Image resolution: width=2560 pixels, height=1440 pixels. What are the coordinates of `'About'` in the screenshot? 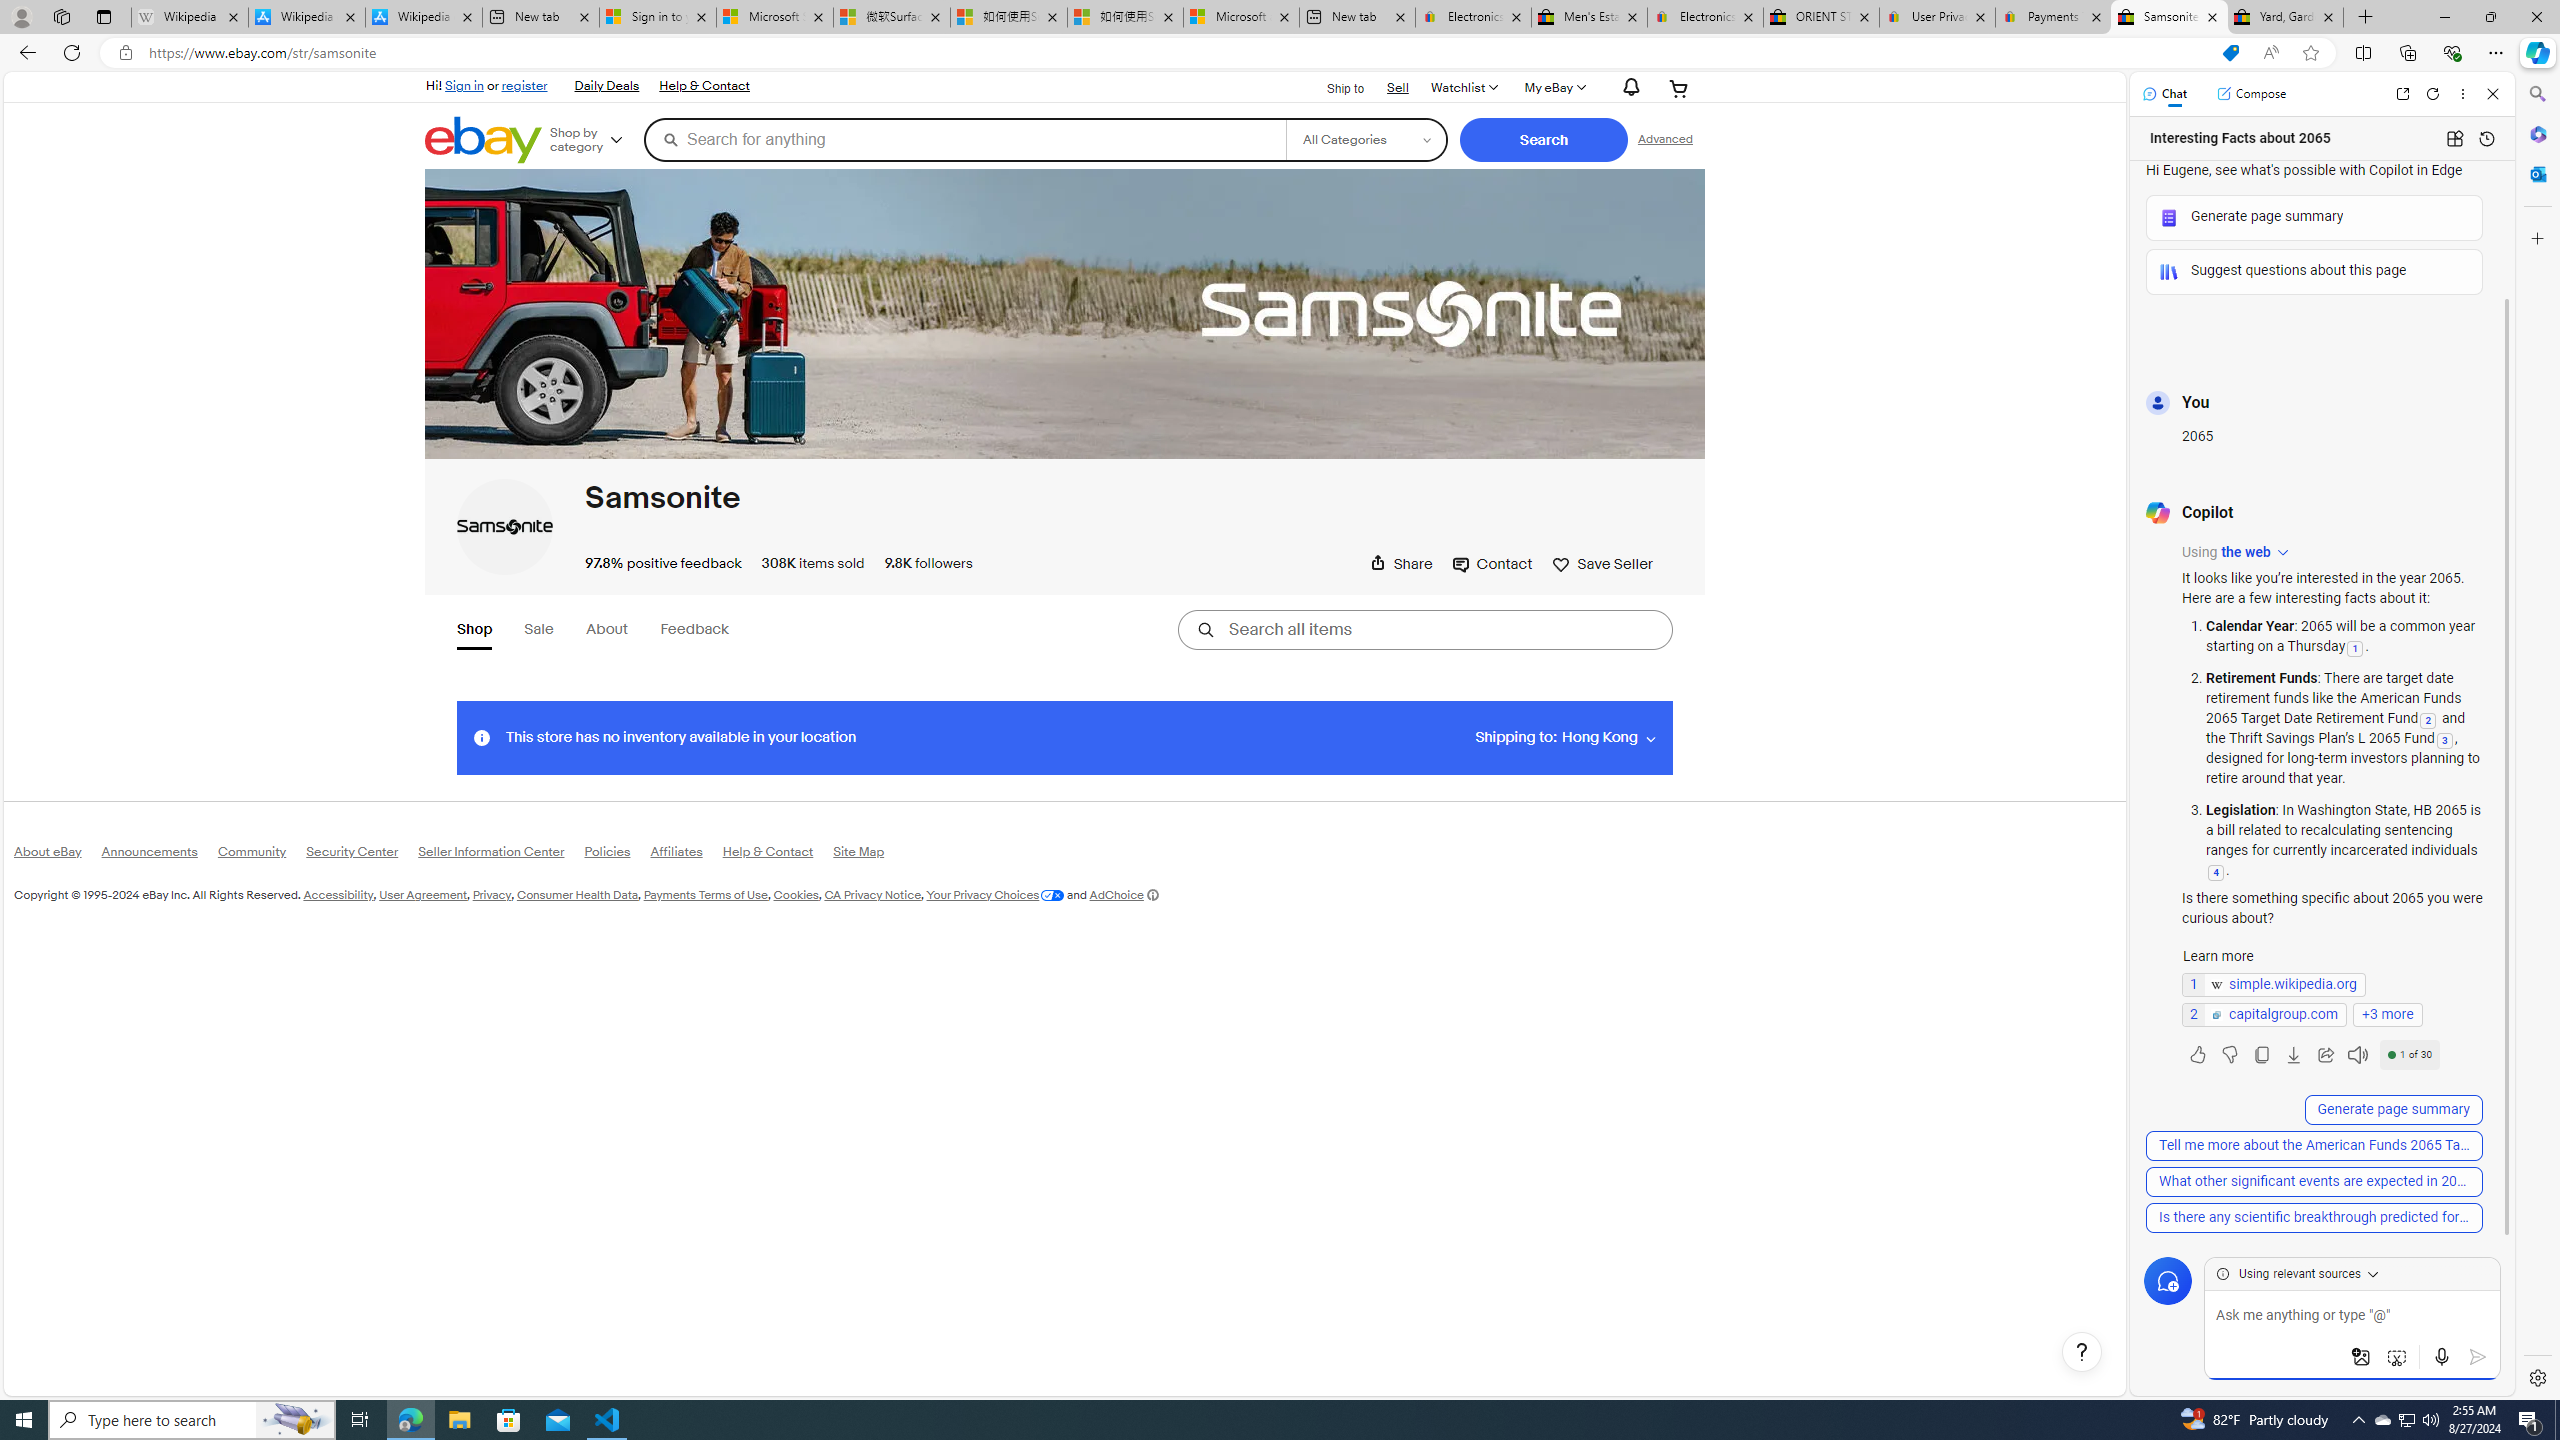 It's located at (607, 629).